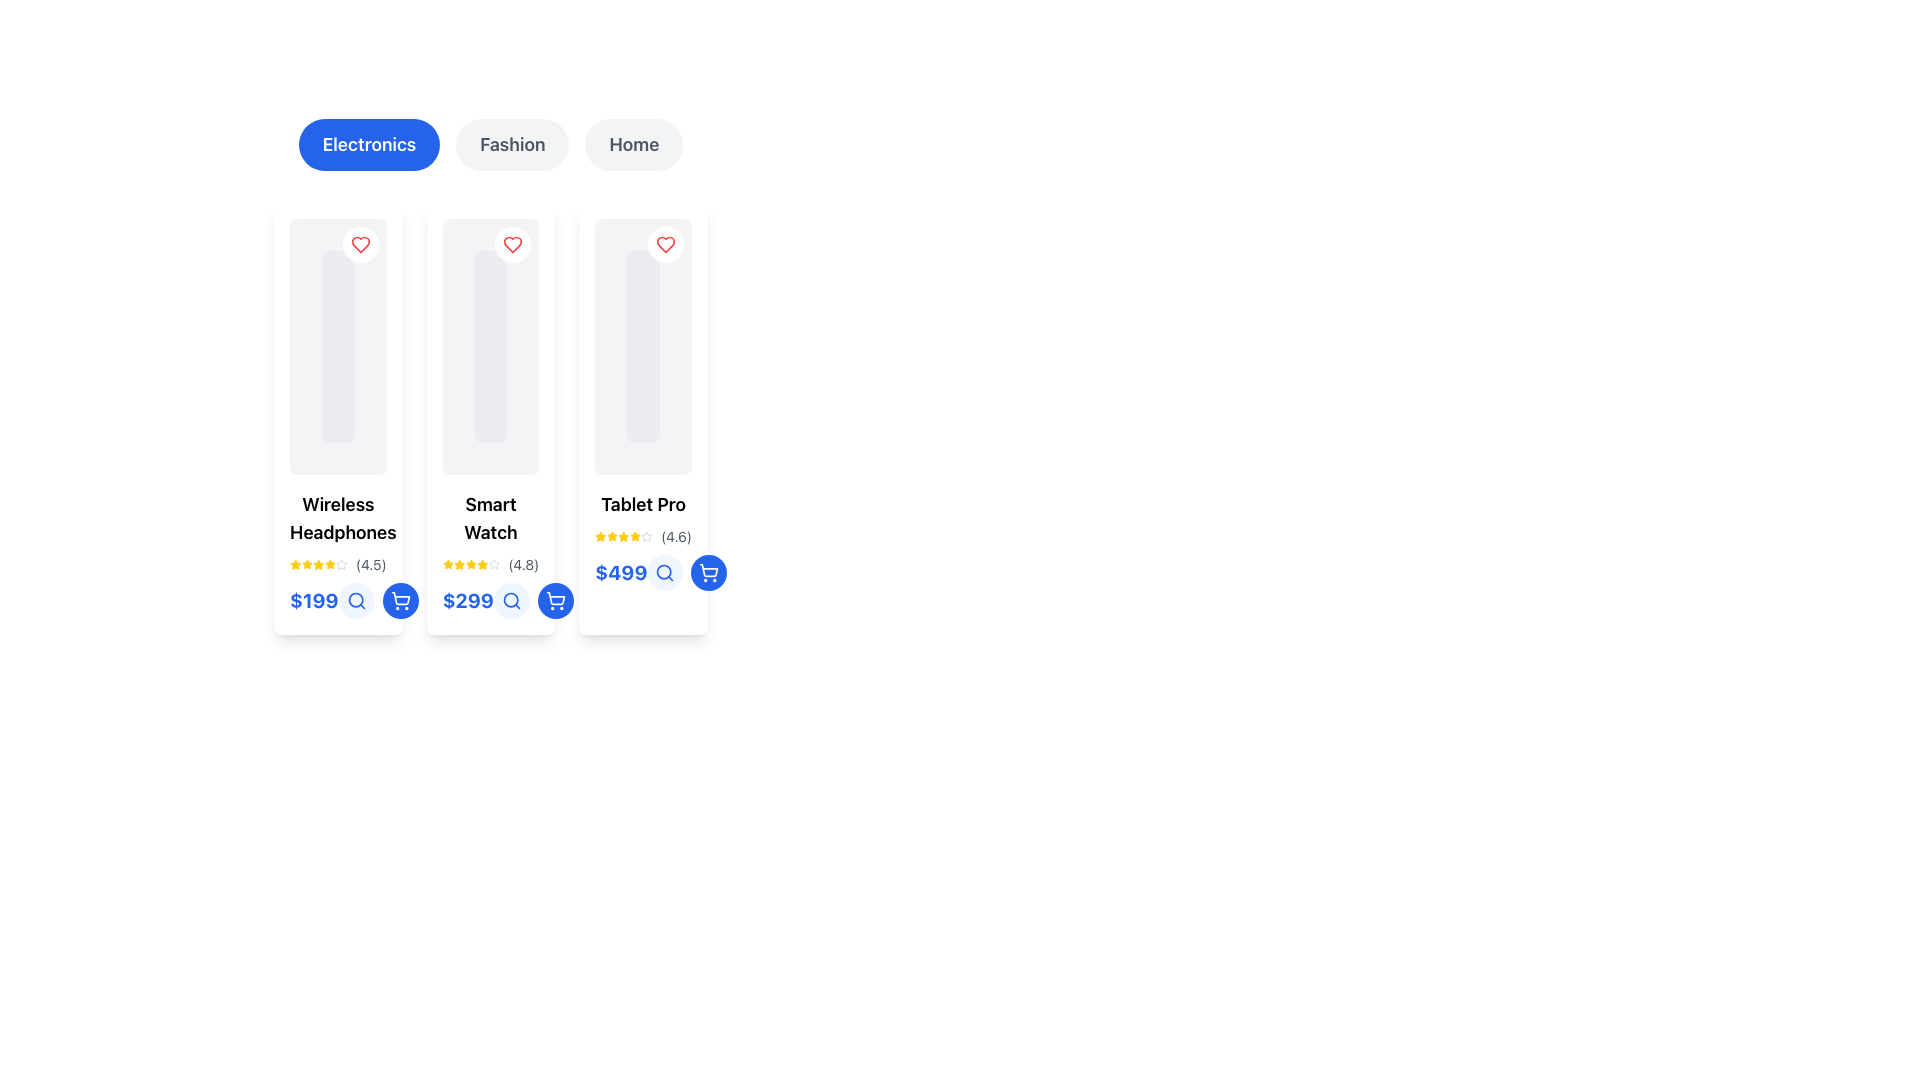  I want to click on the rating star icon located above the product's title label in the 'Tablet Pro' section of the interface, so click(647, 535).